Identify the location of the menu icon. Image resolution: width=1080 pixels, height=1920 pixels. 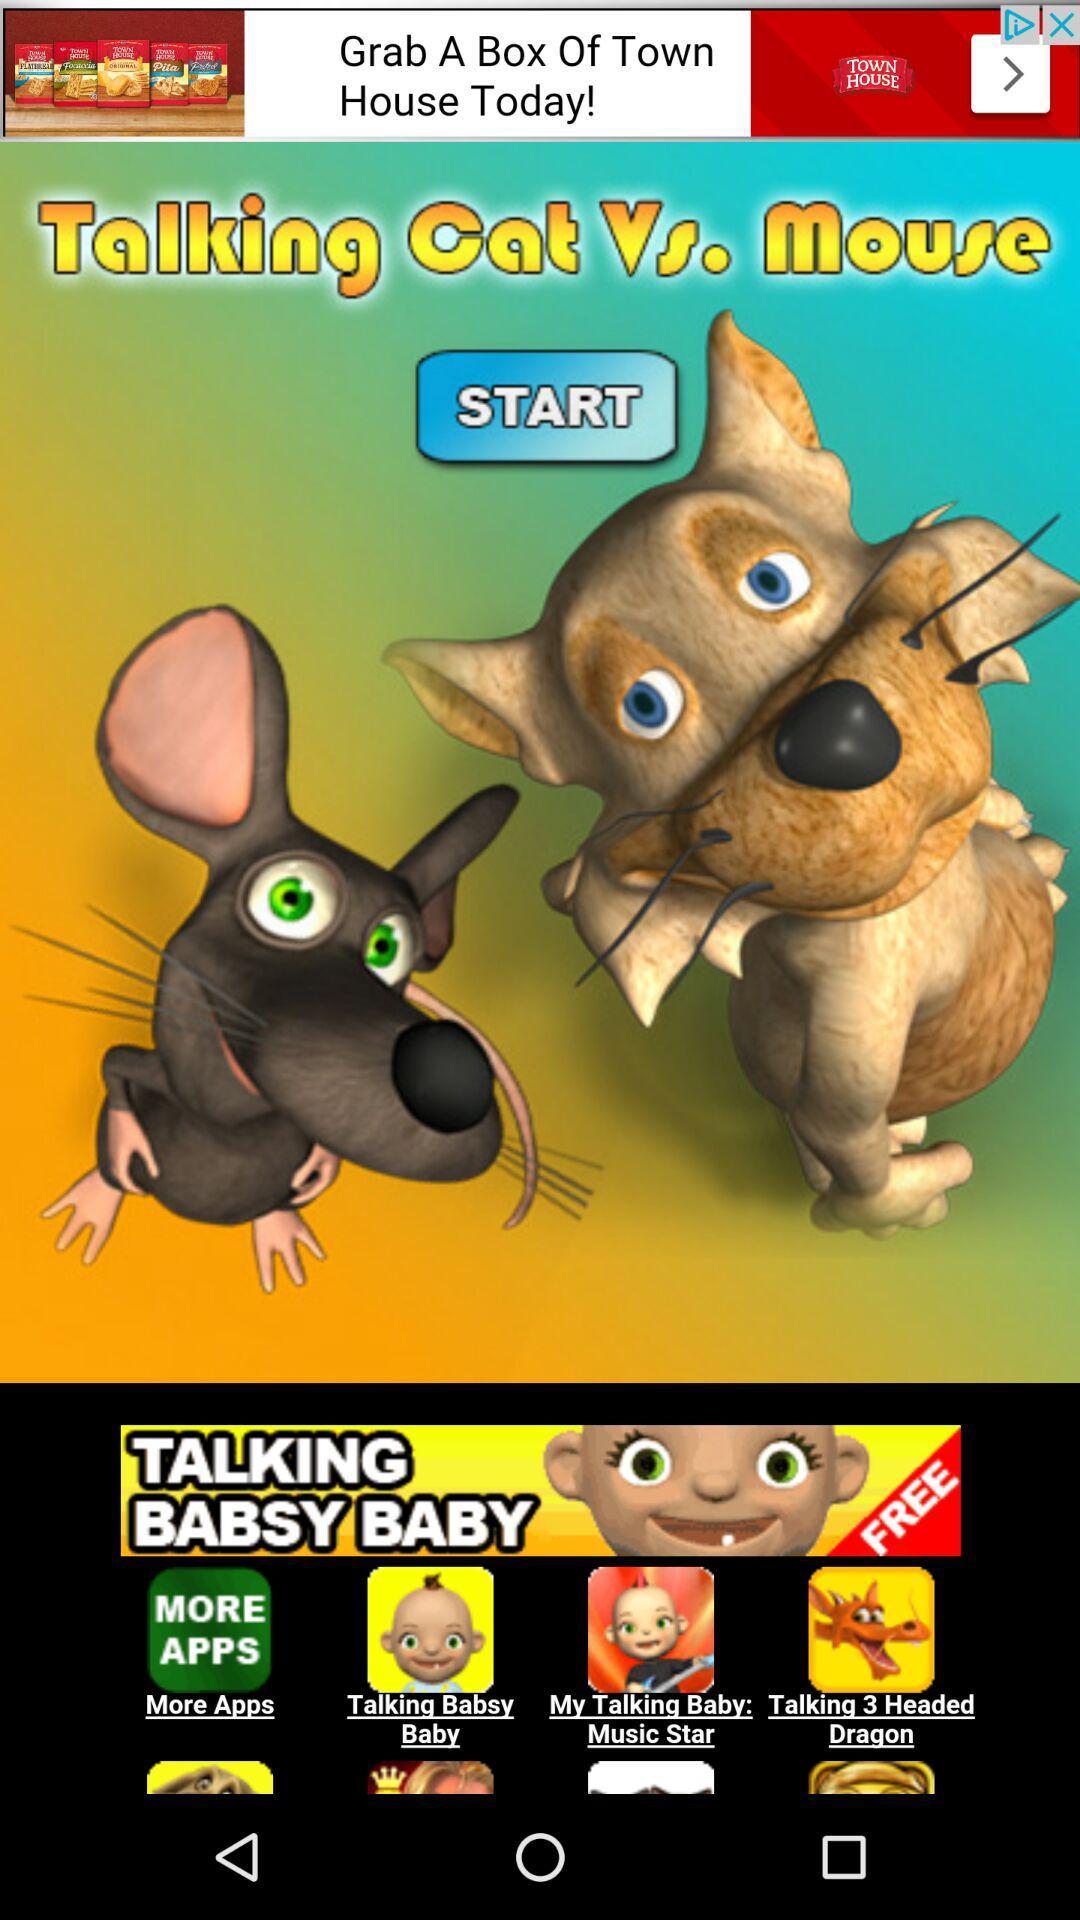
(88, 1464).